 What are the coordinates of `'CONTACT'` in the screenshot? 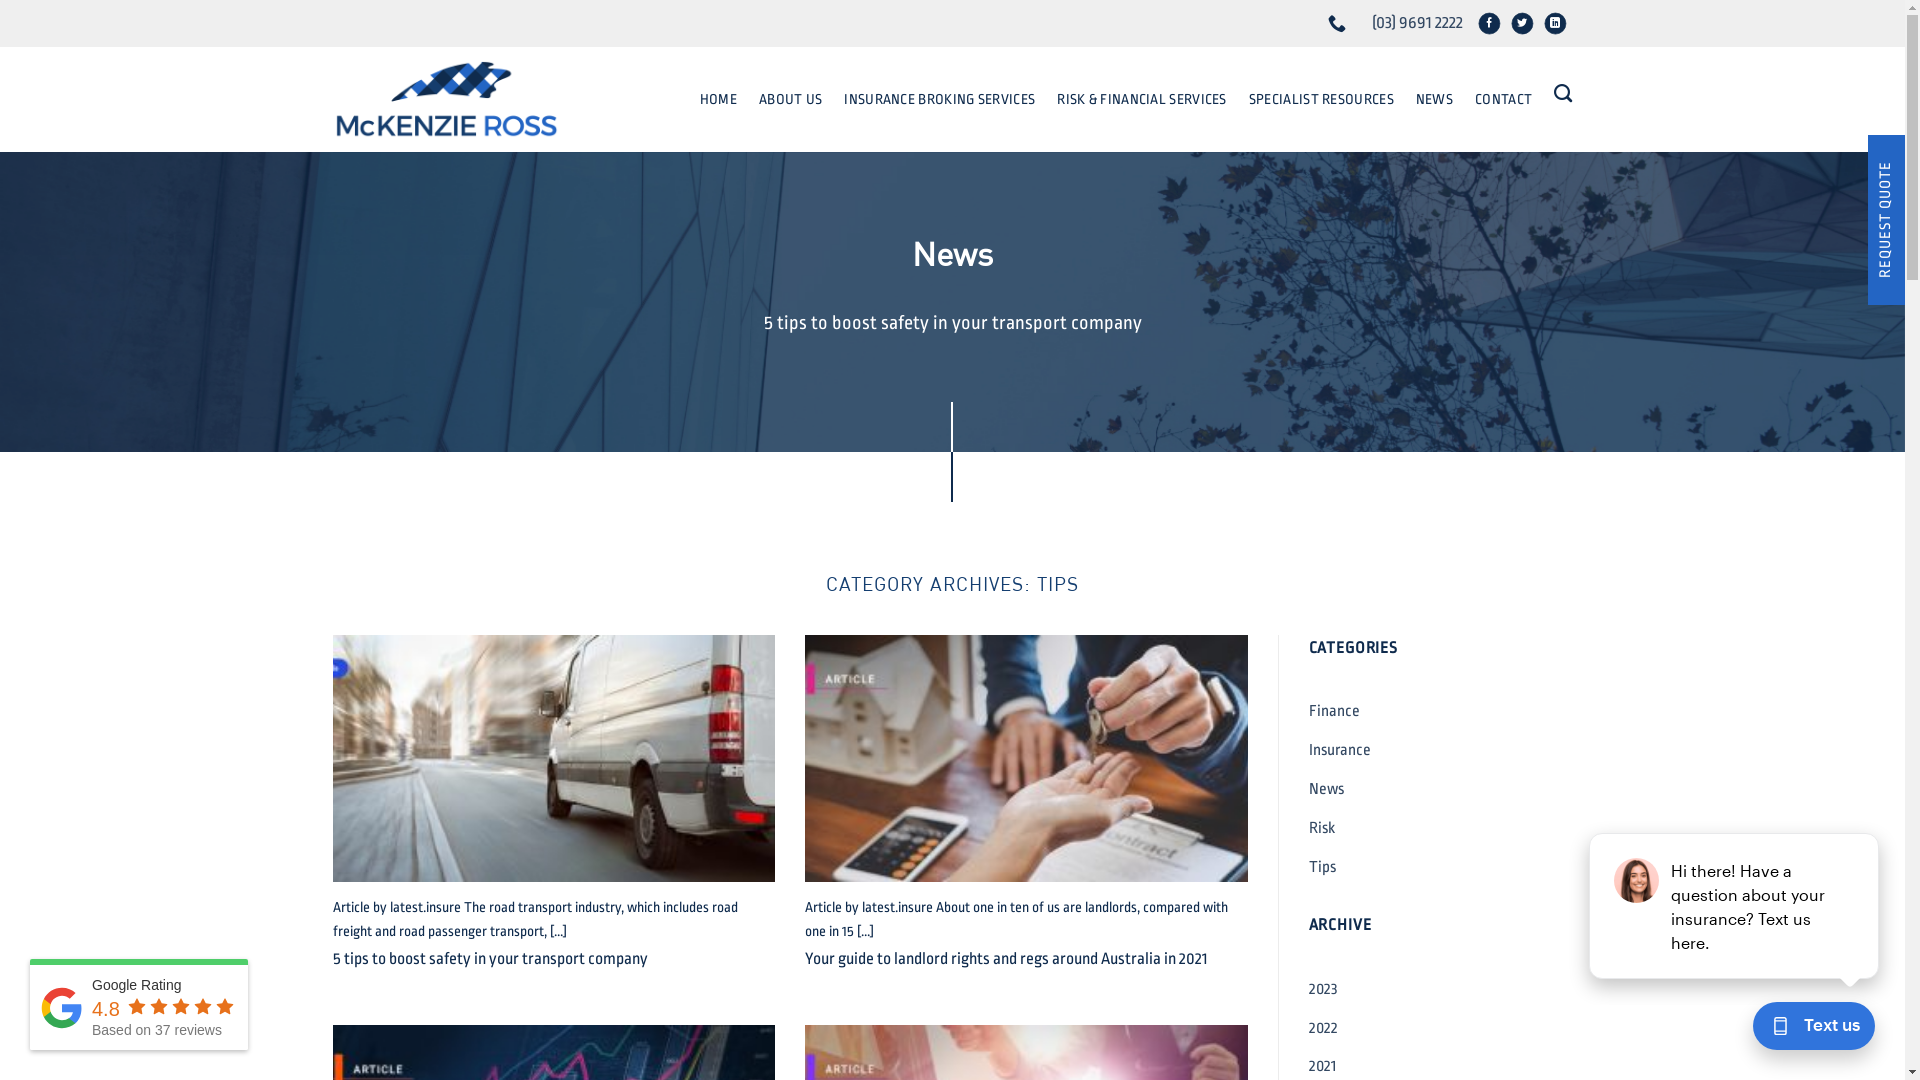 It's located at (1503, 99).